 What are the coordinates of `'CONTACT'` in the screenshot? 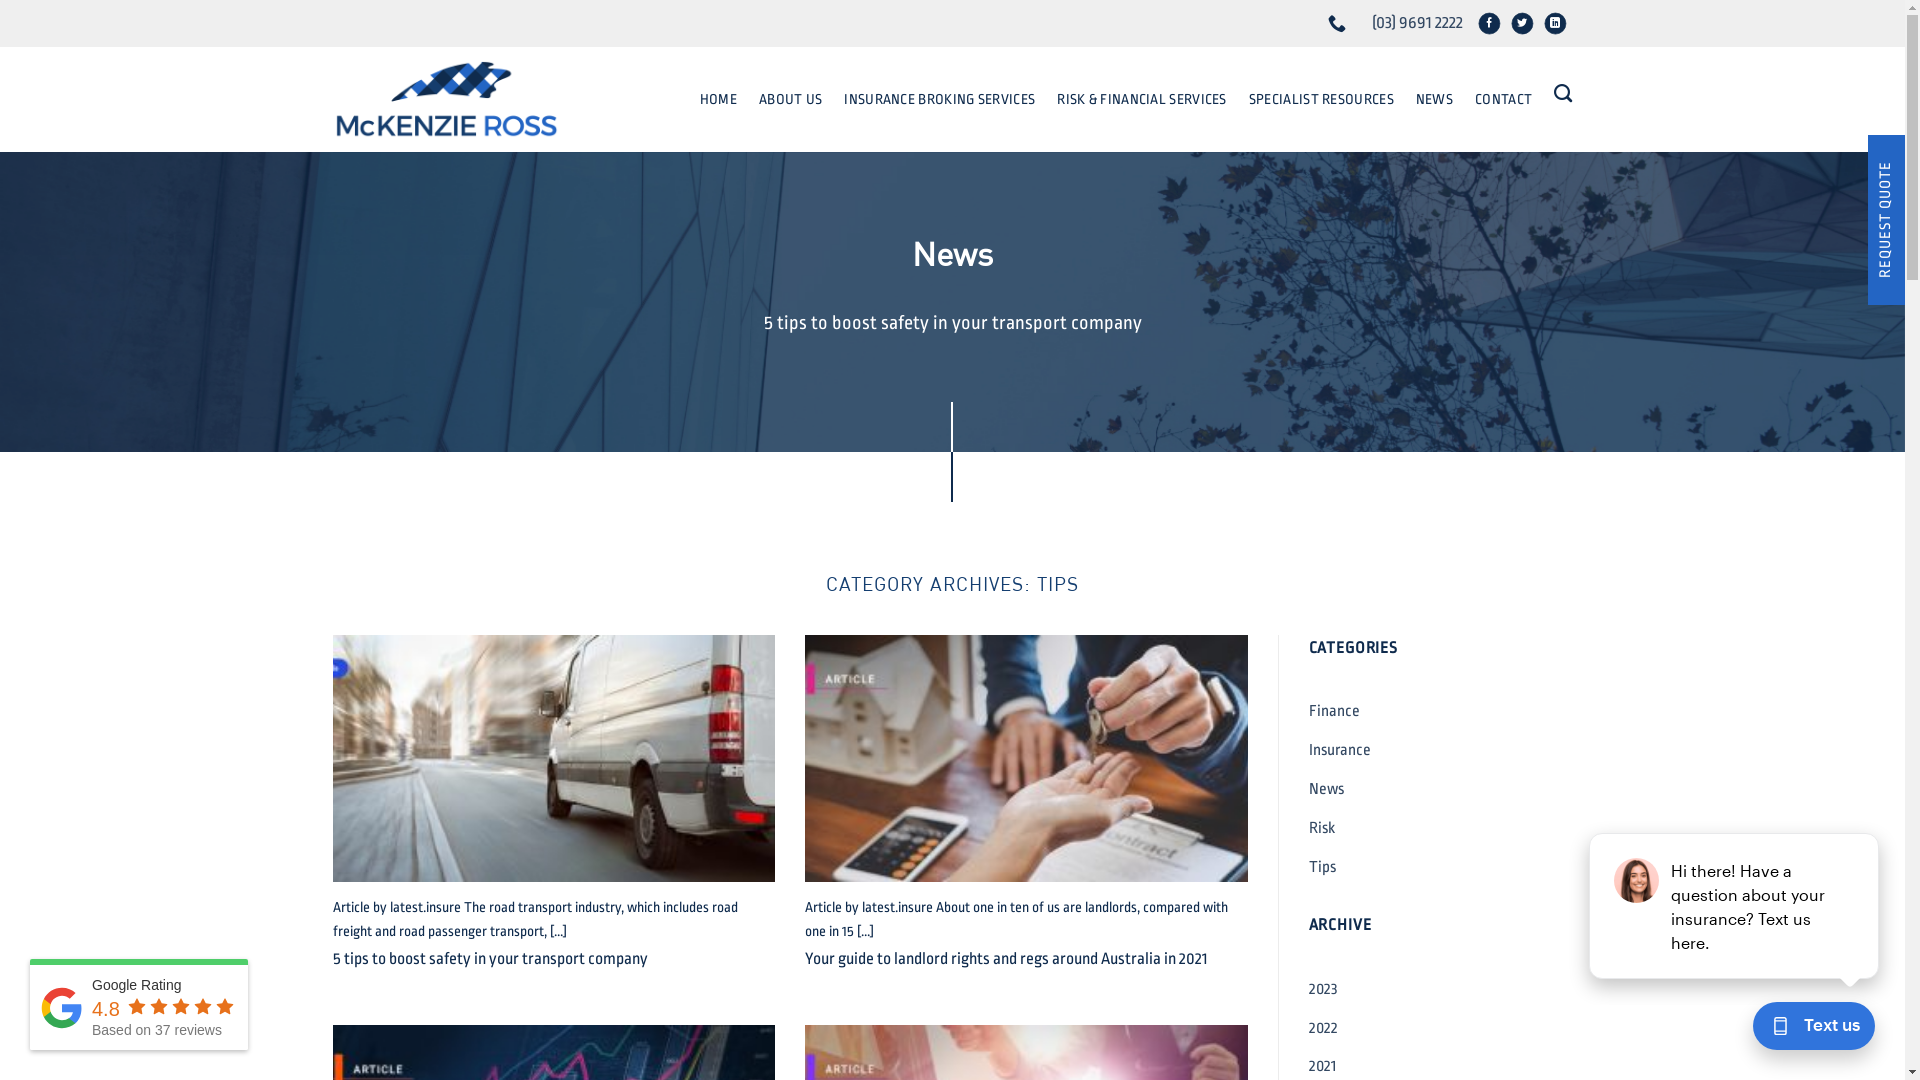 It's located at (1503, 99).